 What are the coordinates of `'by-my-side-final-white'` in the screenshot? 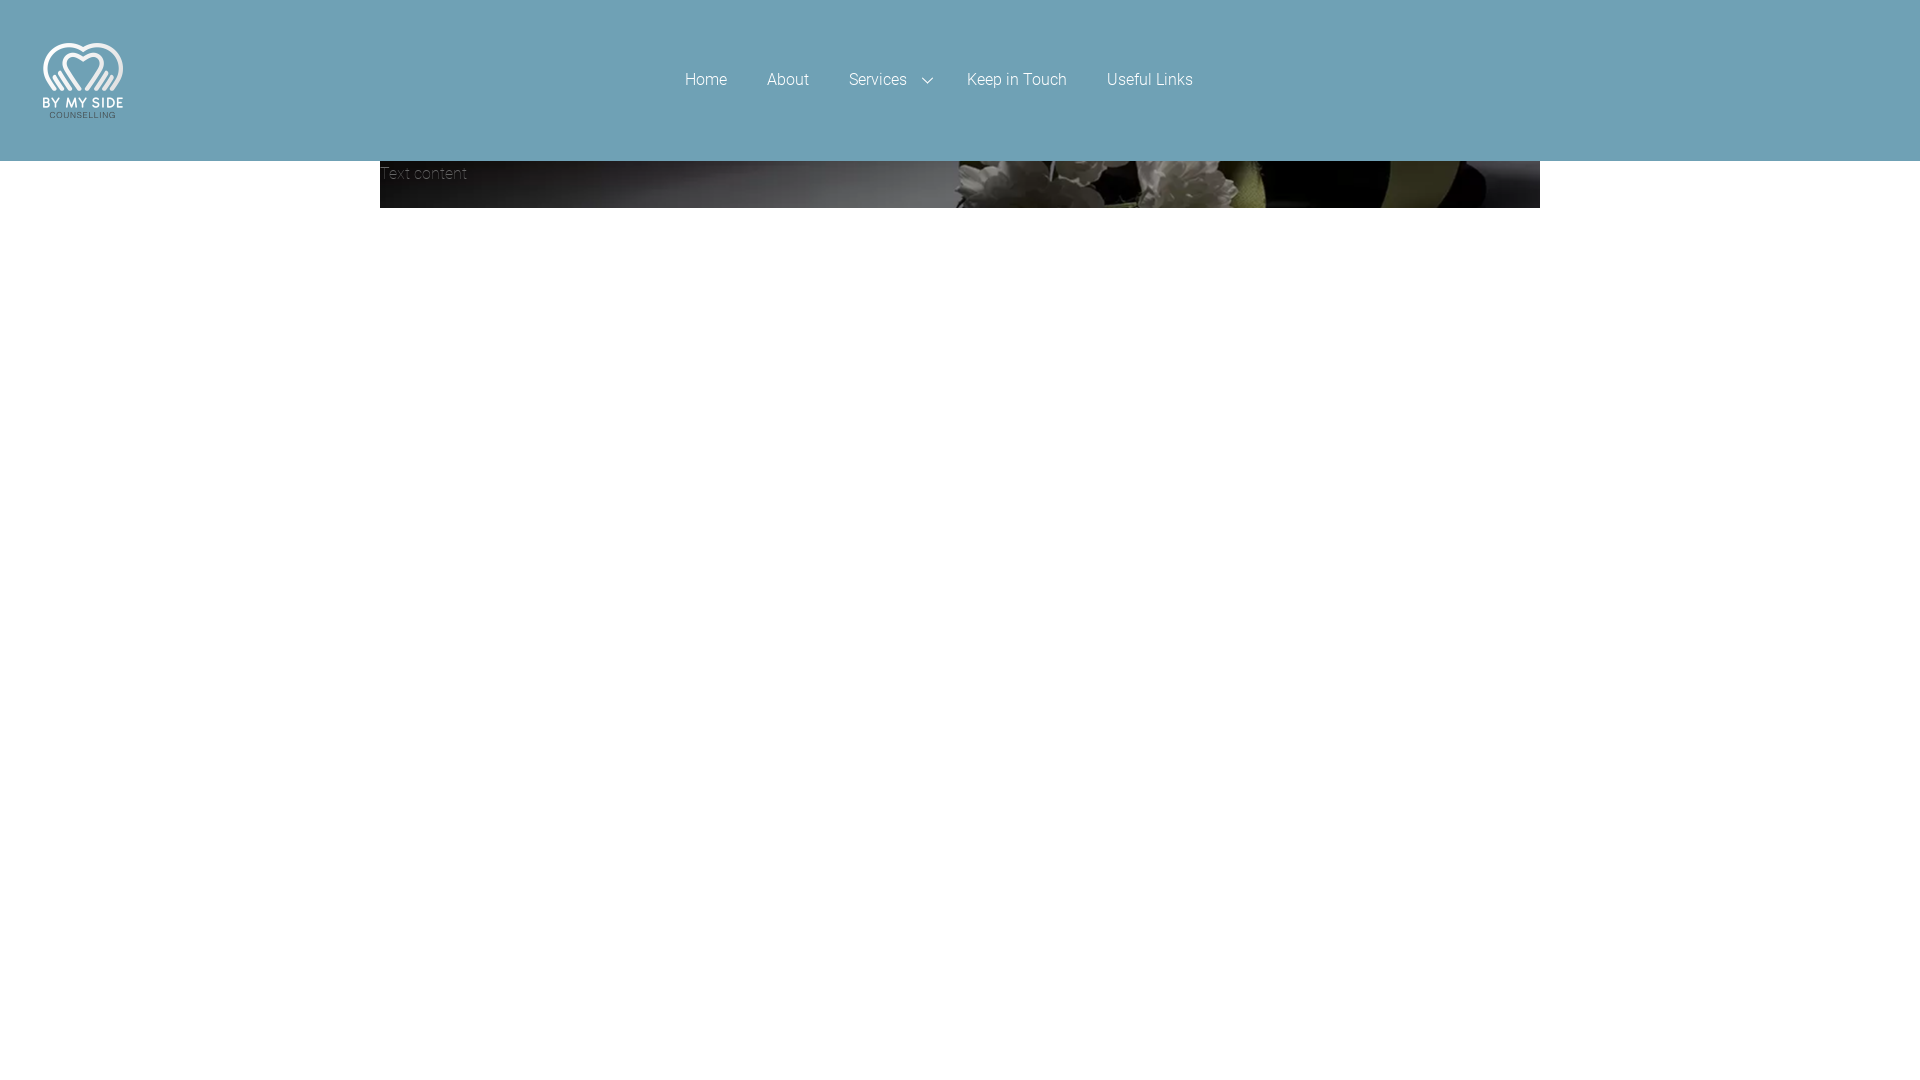 It's located at (81, 79).